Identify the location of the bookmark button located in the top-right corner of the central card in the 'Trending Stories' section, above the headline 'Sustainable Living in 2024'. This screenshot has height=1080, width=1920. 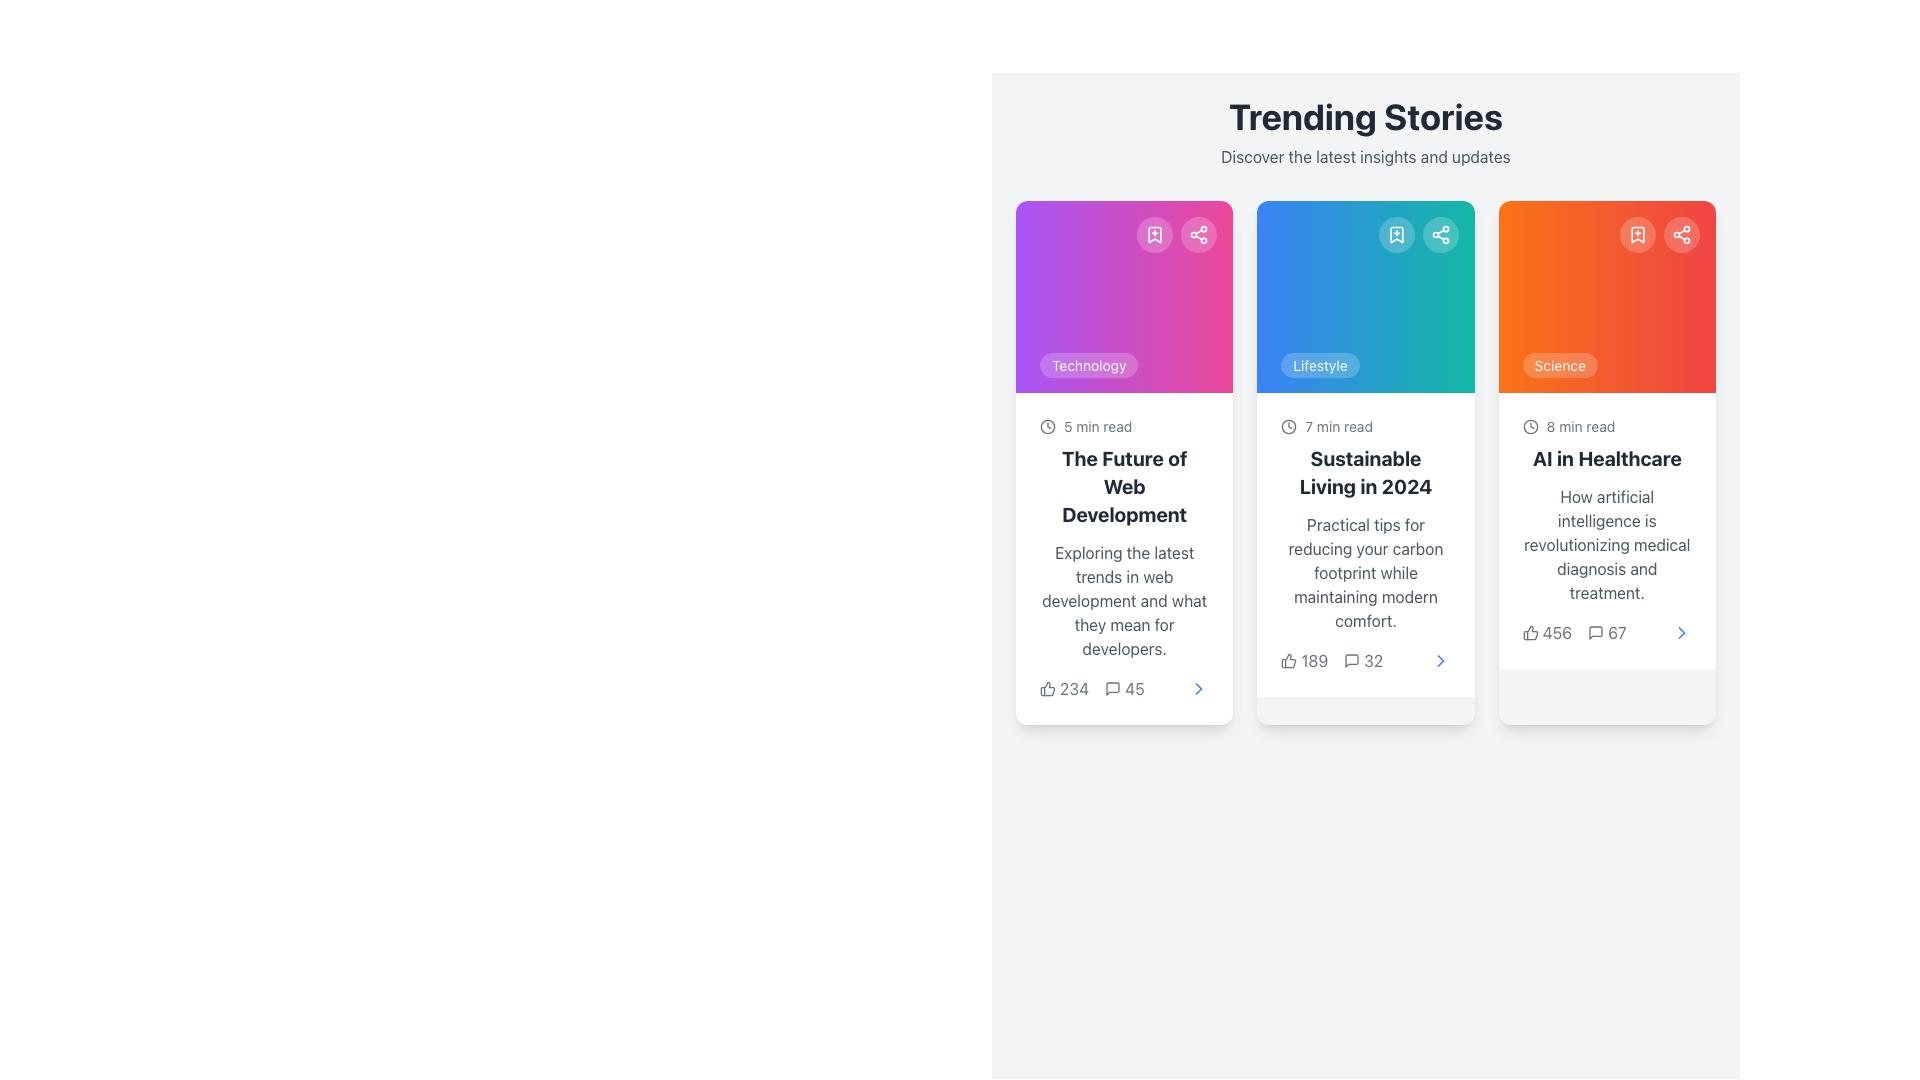
(1417, 234).